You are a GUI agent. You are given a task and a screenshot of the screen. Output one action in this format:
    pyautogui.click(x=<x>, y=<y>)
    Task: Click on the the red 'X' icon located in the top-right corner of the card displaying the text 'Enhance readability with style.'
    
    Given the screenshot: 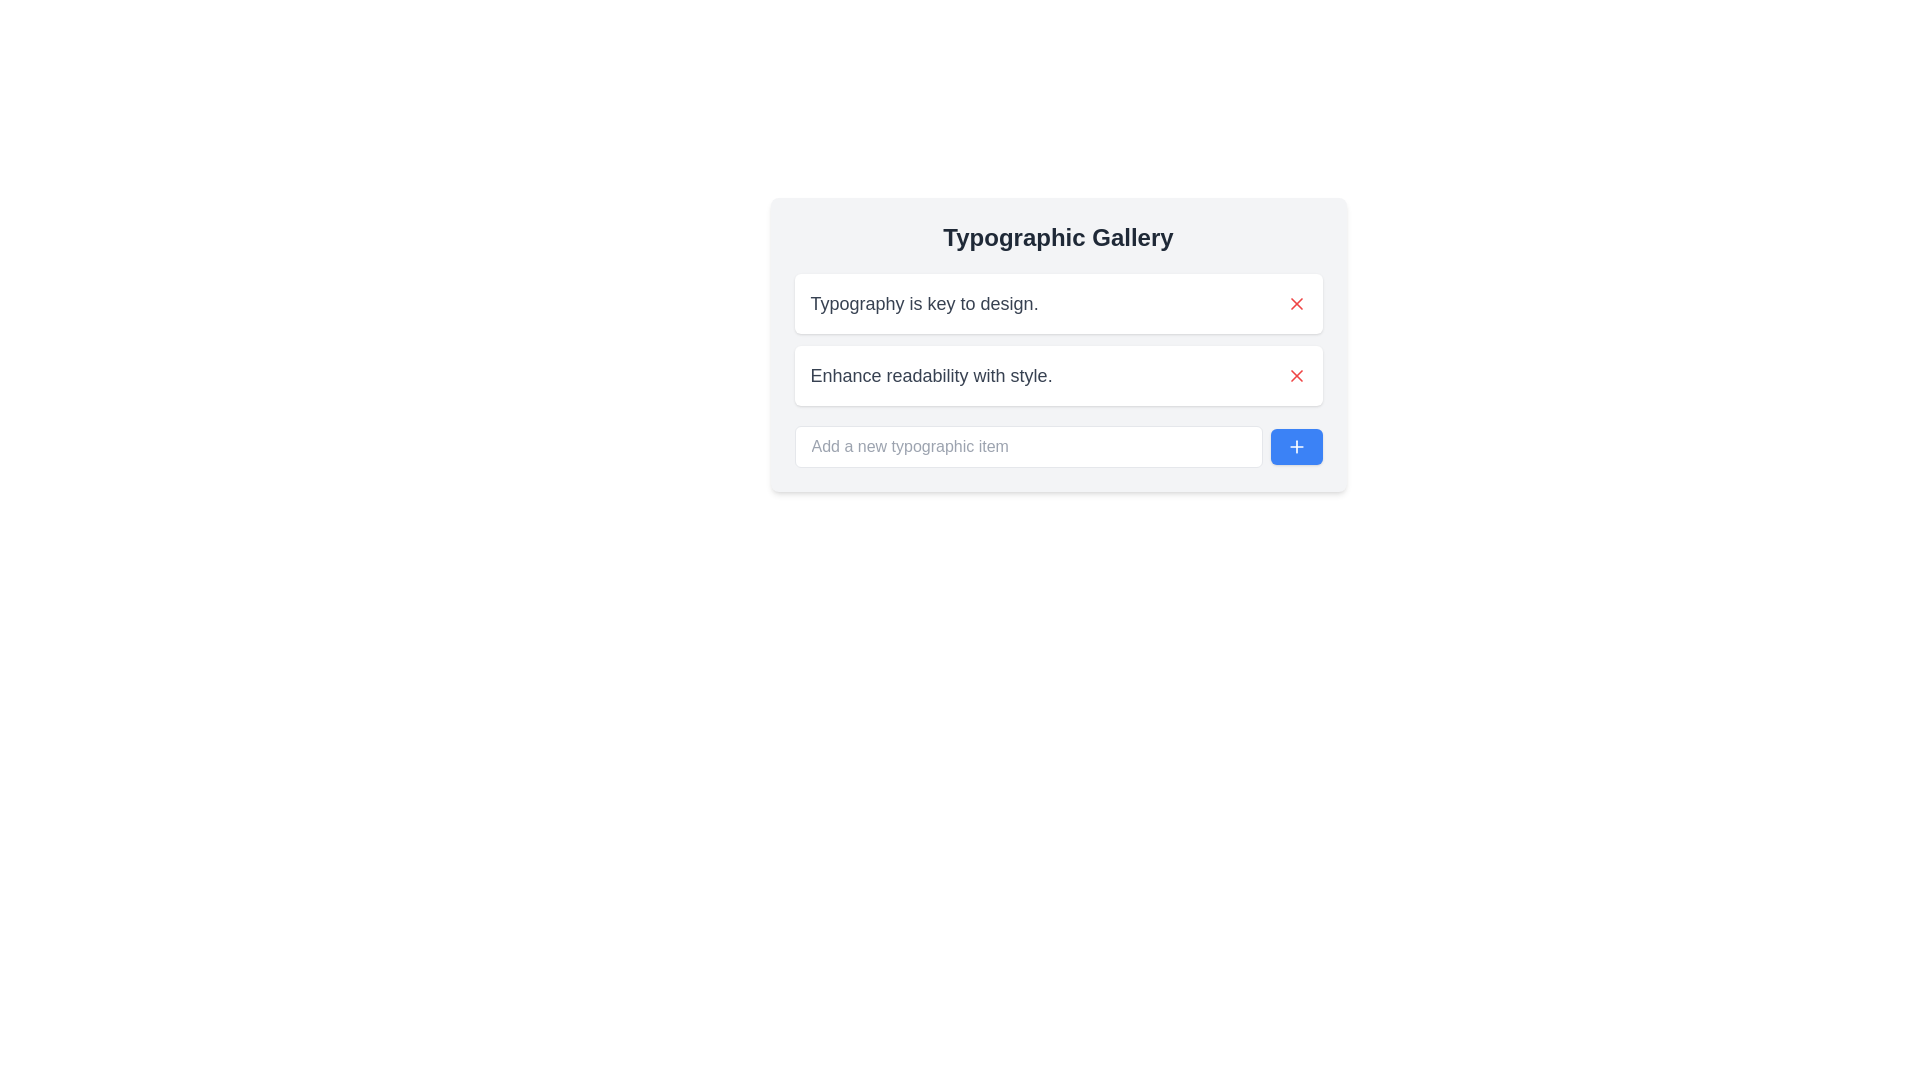 What is the action you would take?
    pyautogui.click(x=1296, y=375)
    